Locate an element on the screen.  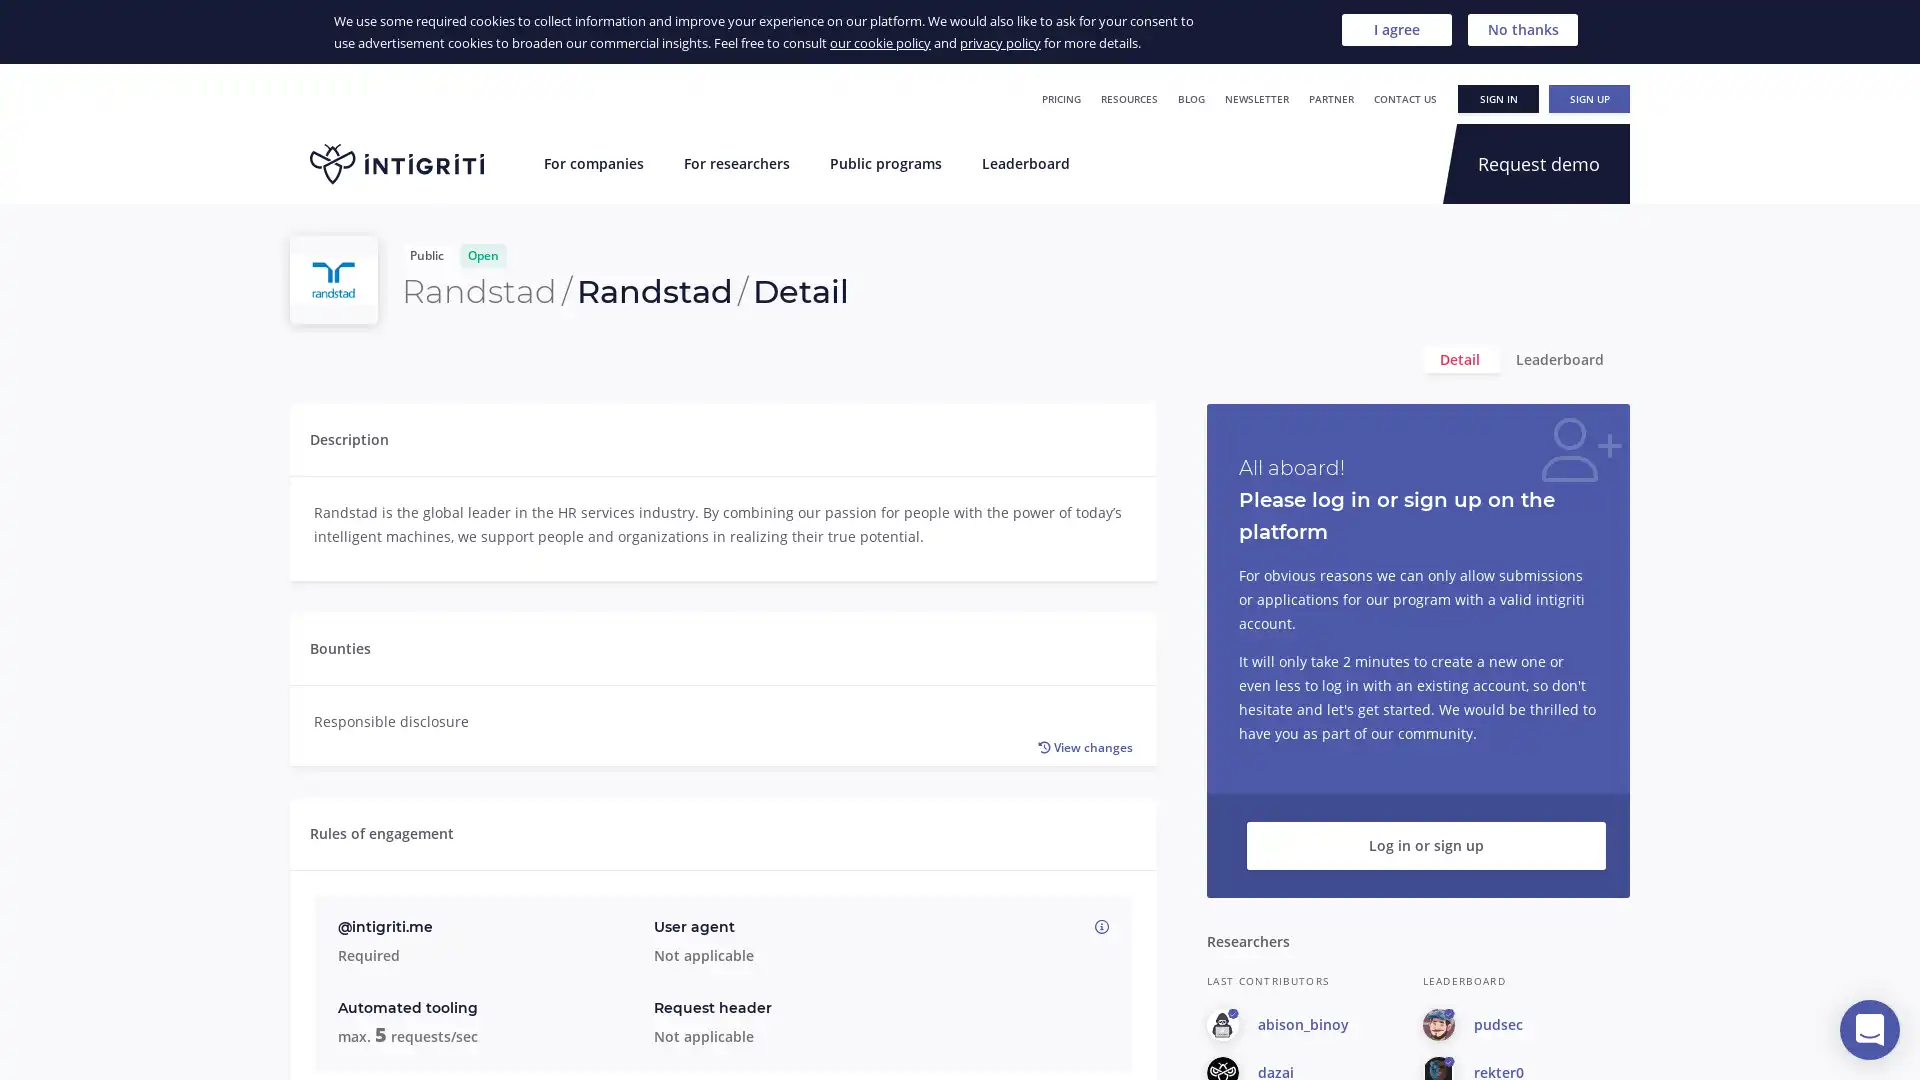
I agree is located at coordinates (1395, 30).